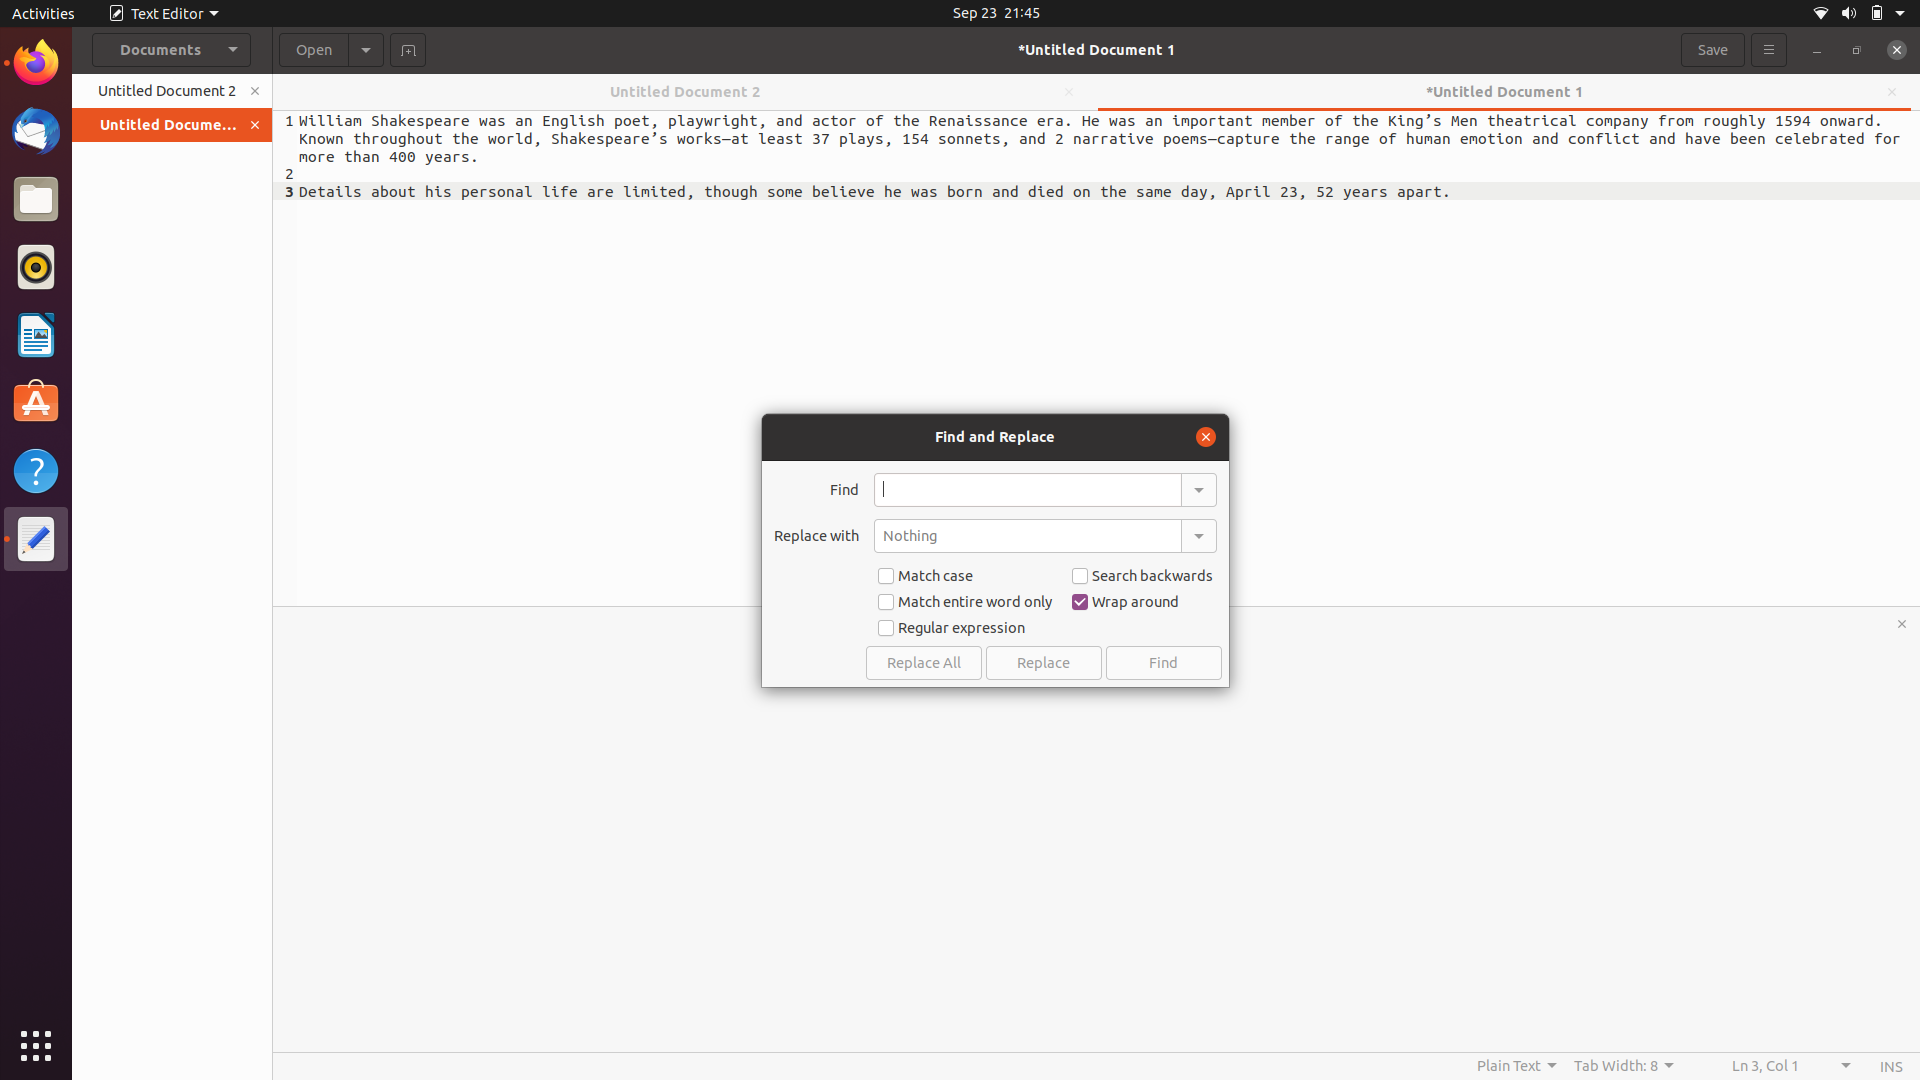  What do you see at coordinates (1027, 489) in the screenshot?
I see `Search for the term "shakespeare" within the document` at bounding box center [1027, 489].